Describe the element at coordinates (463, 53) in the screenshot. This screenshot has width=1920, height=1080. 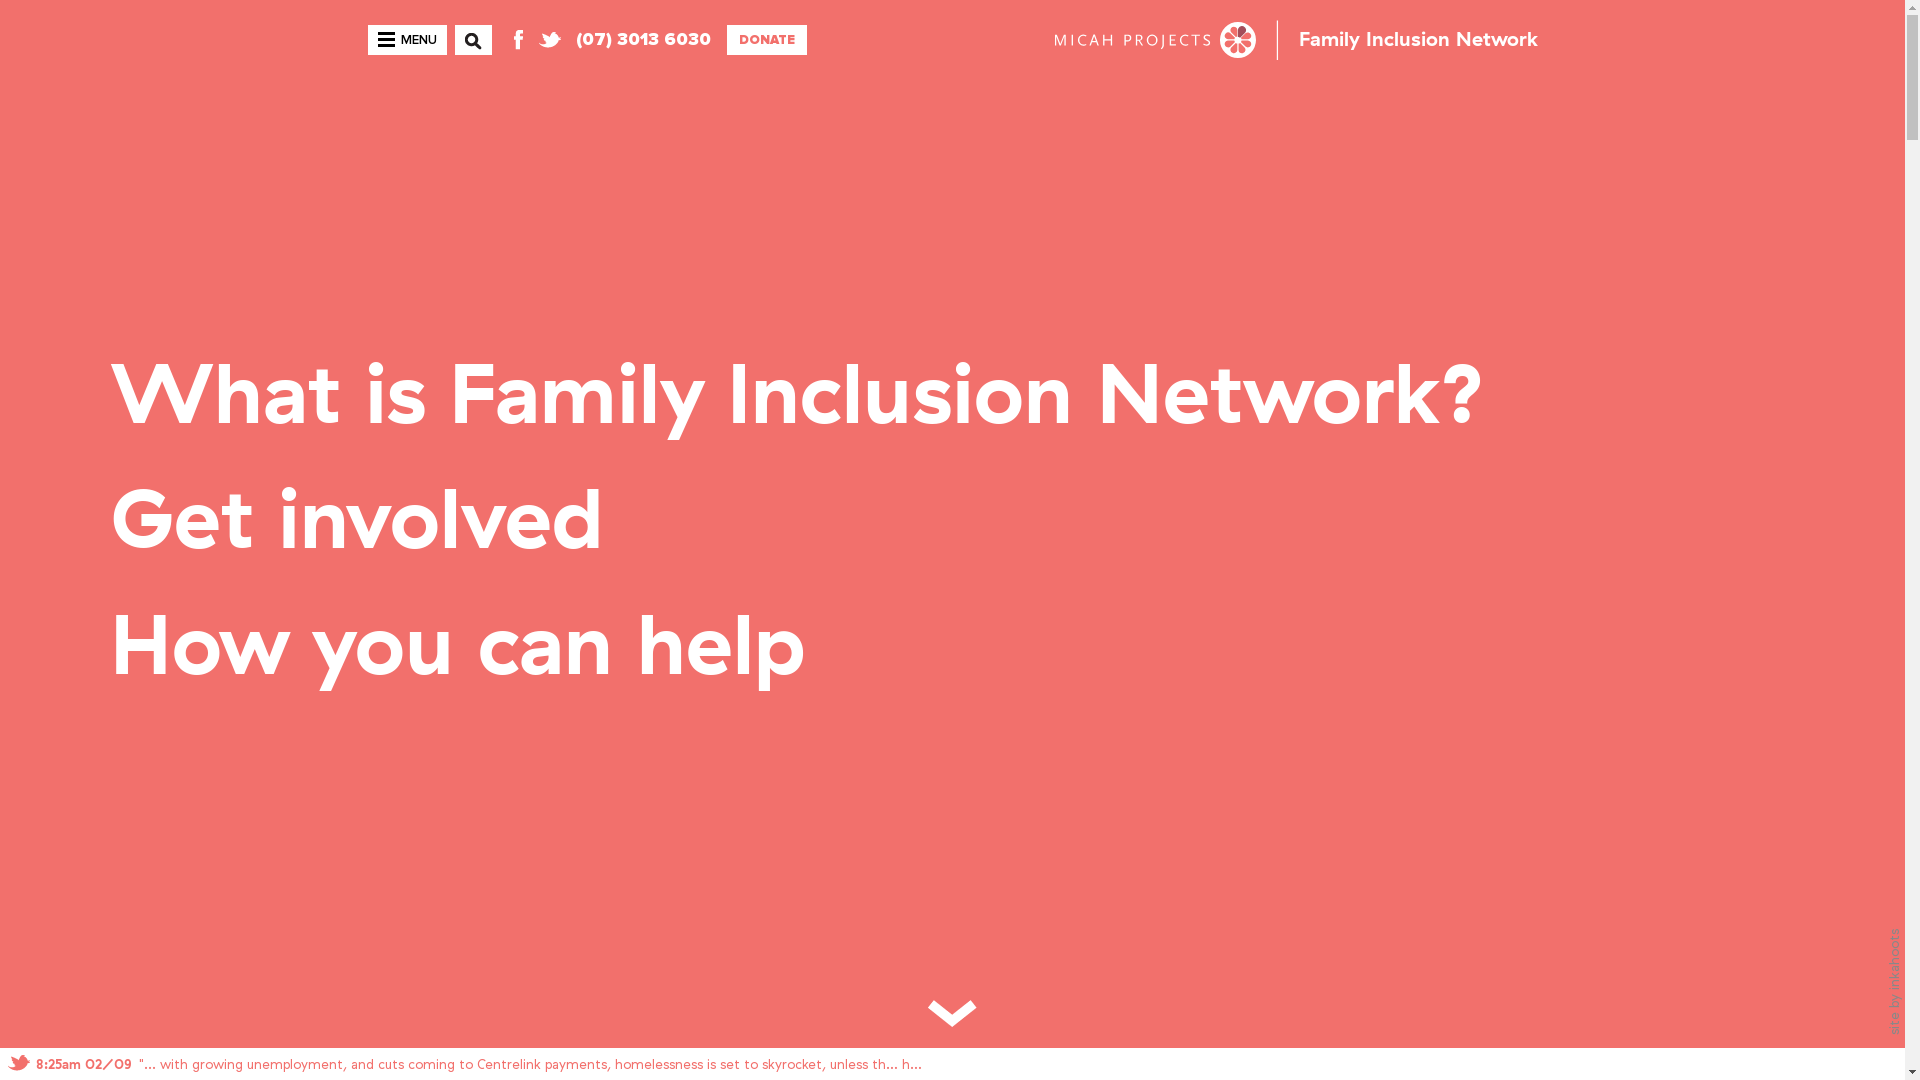
I see `'SEARCH'` at that location.